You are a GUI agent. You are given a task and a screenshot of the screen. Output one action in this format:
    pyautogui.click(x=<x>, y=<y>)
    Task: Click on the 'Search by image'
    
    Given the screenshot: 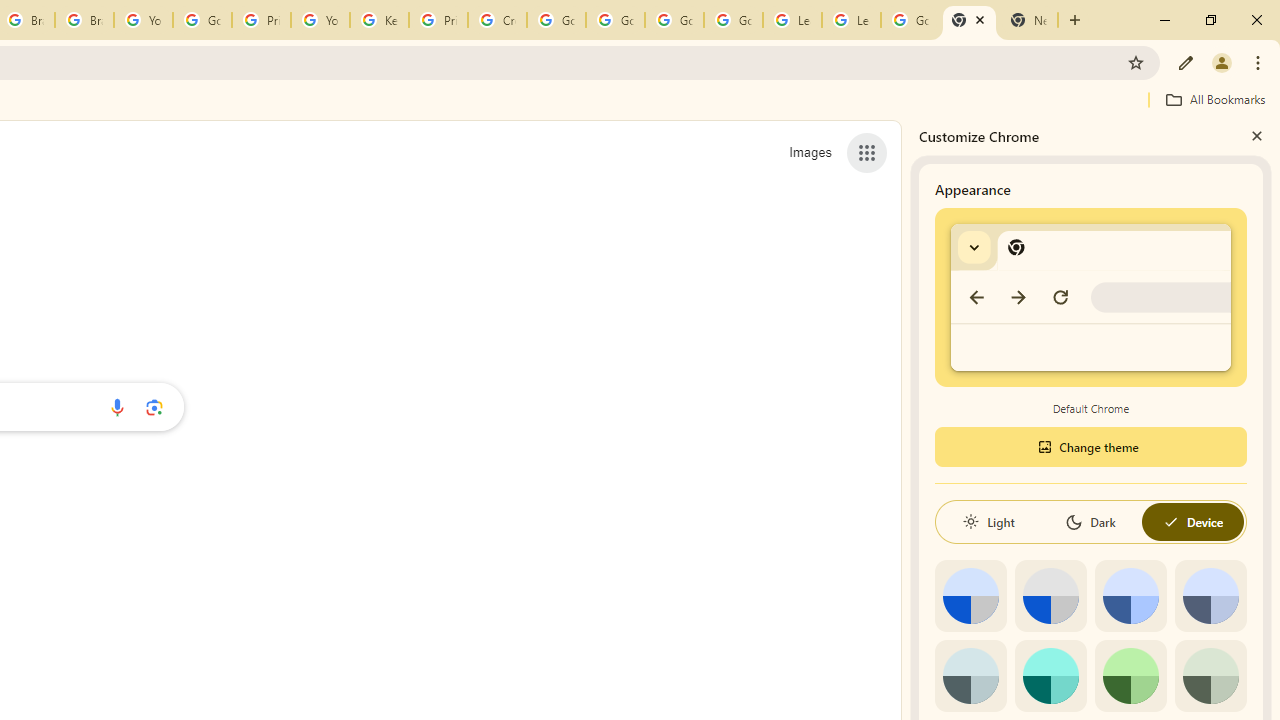 What is the action you would take?
    pyautogui.click(x=153, y=406)
    